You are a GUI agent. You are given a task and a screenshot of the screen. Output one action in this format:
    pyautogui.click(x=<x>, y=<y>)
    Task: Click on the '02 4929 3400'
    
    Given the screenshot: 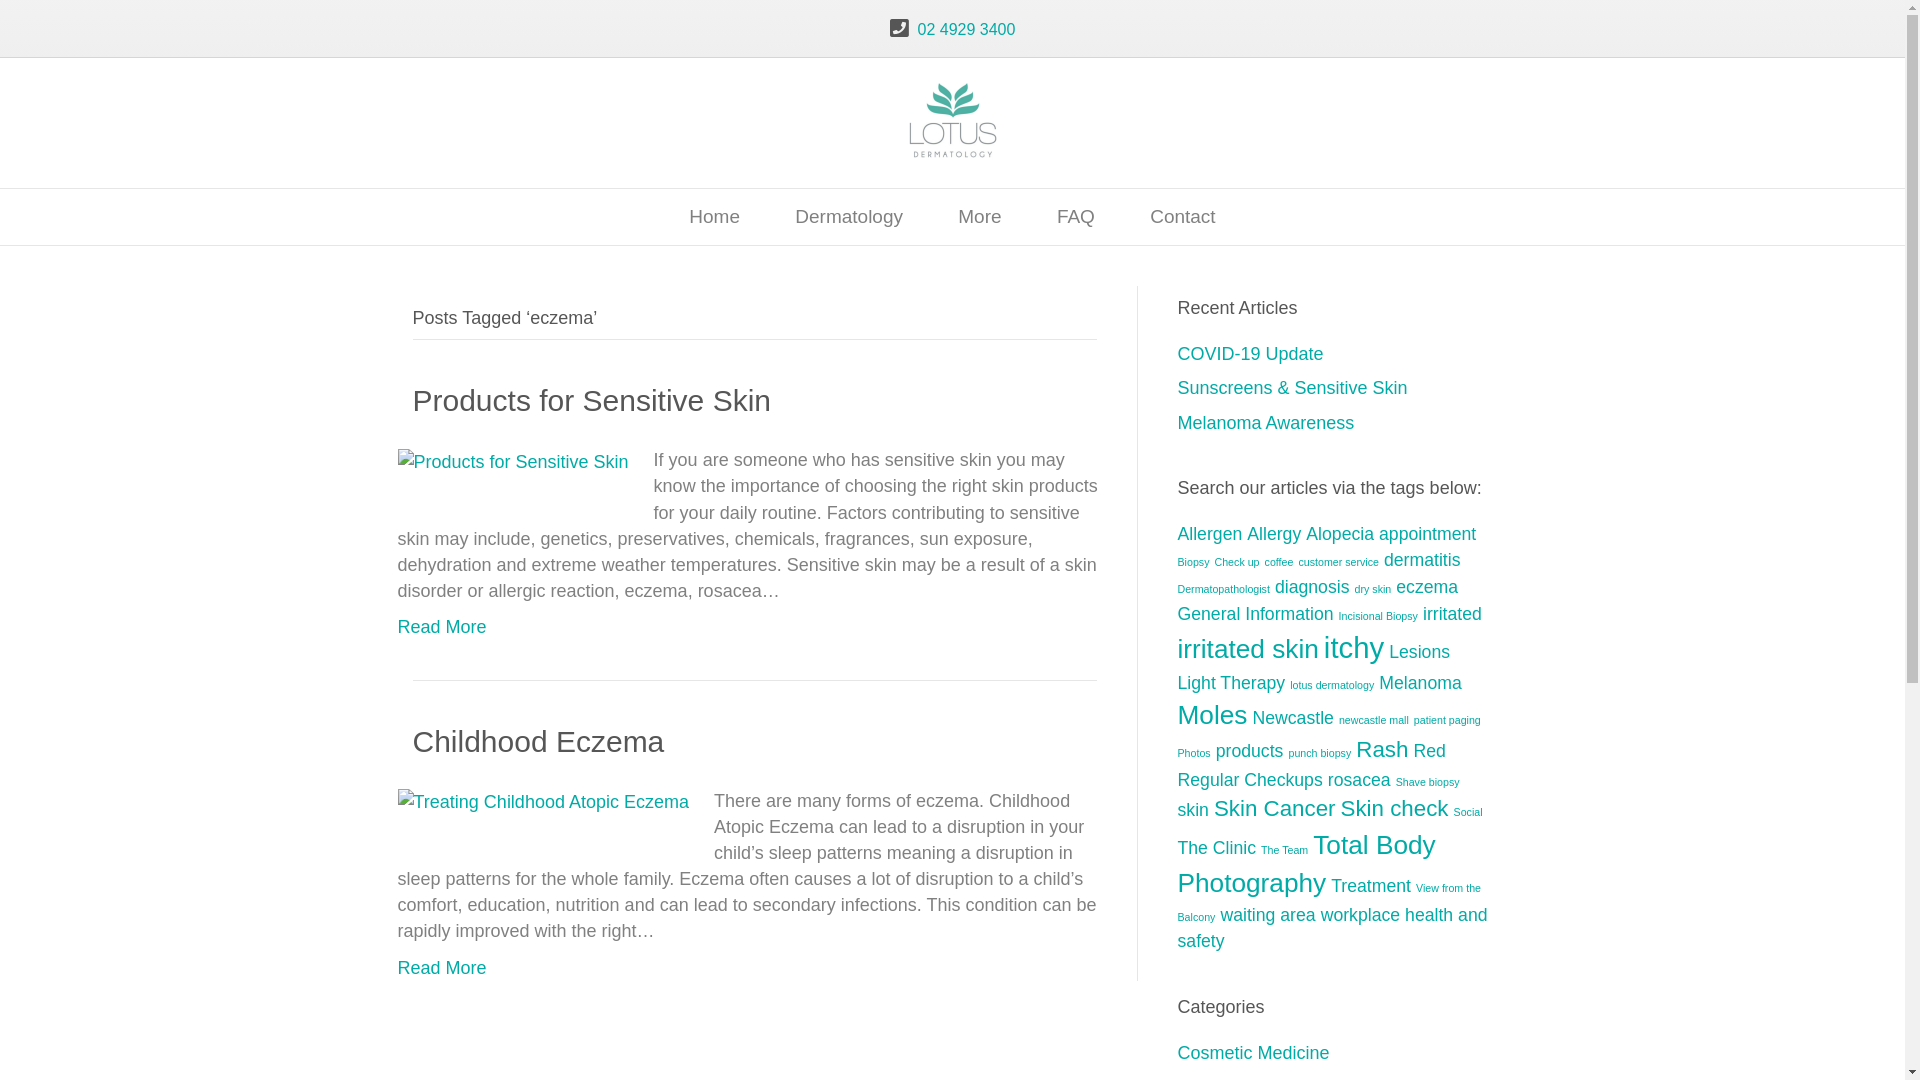 What is the action you would take?
    pyautogui.click(x=966, y=29)
    